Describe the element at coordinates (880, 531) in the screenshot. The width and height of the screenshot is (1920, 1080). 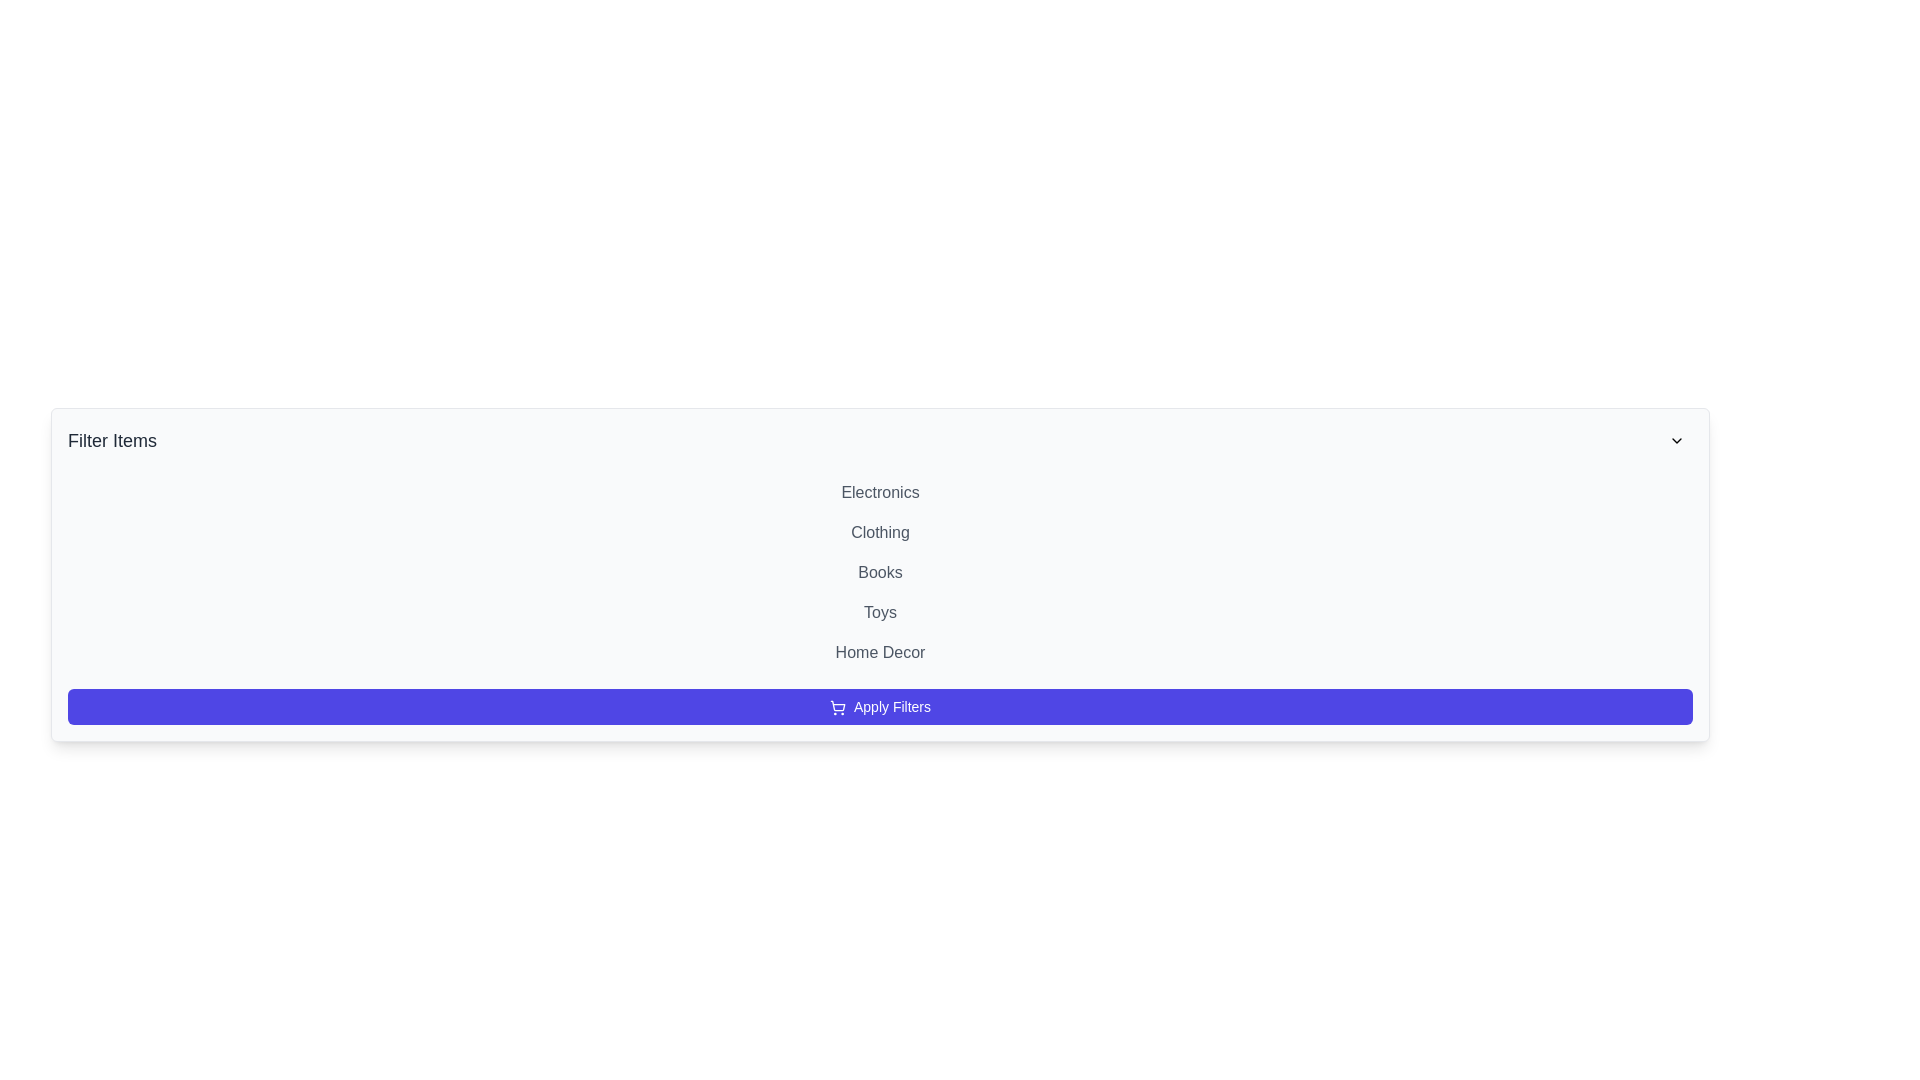
I see `the 'Clothing' option in the vertical list of selectable categories, which is positioned below 'Electronics' and above 'Books'` at that location.